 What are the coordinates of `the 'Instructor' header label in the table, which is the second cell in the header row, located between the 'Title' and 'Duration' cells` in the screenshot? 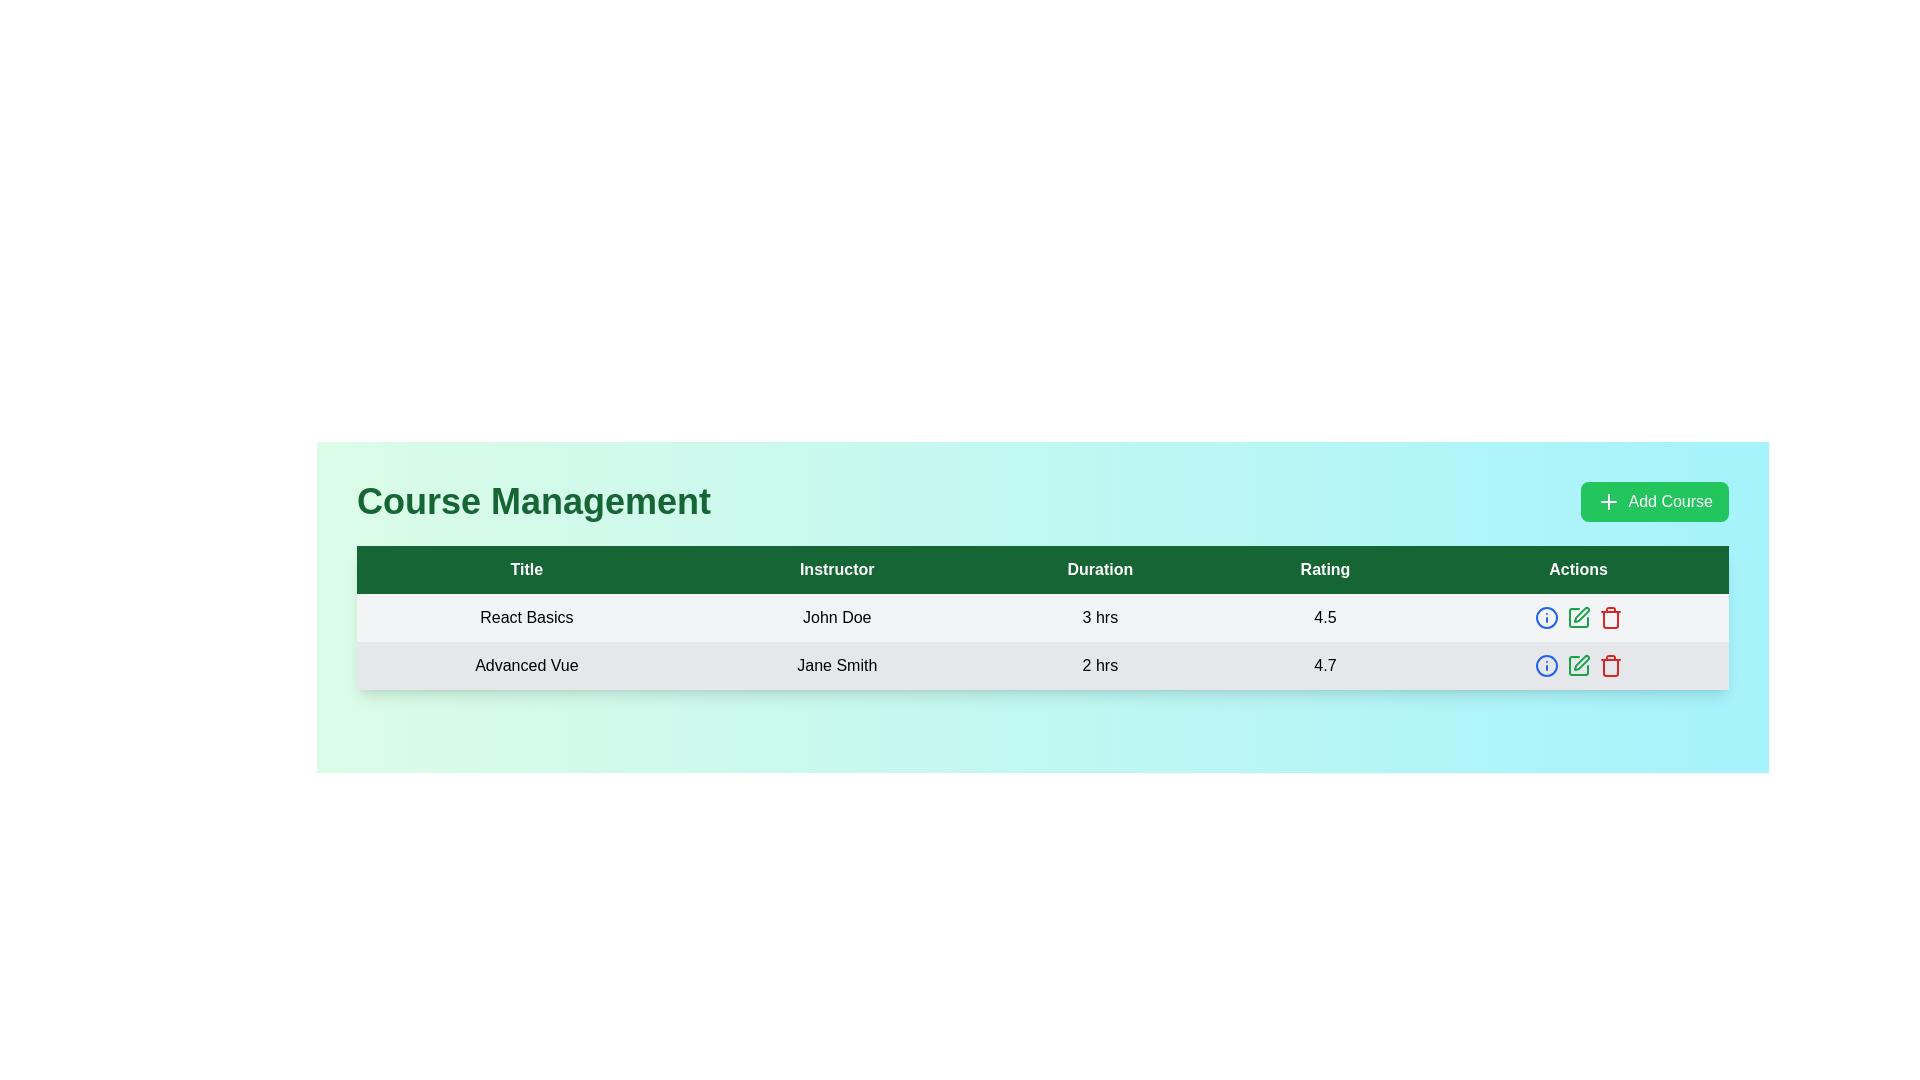 It's located at (837, 570).